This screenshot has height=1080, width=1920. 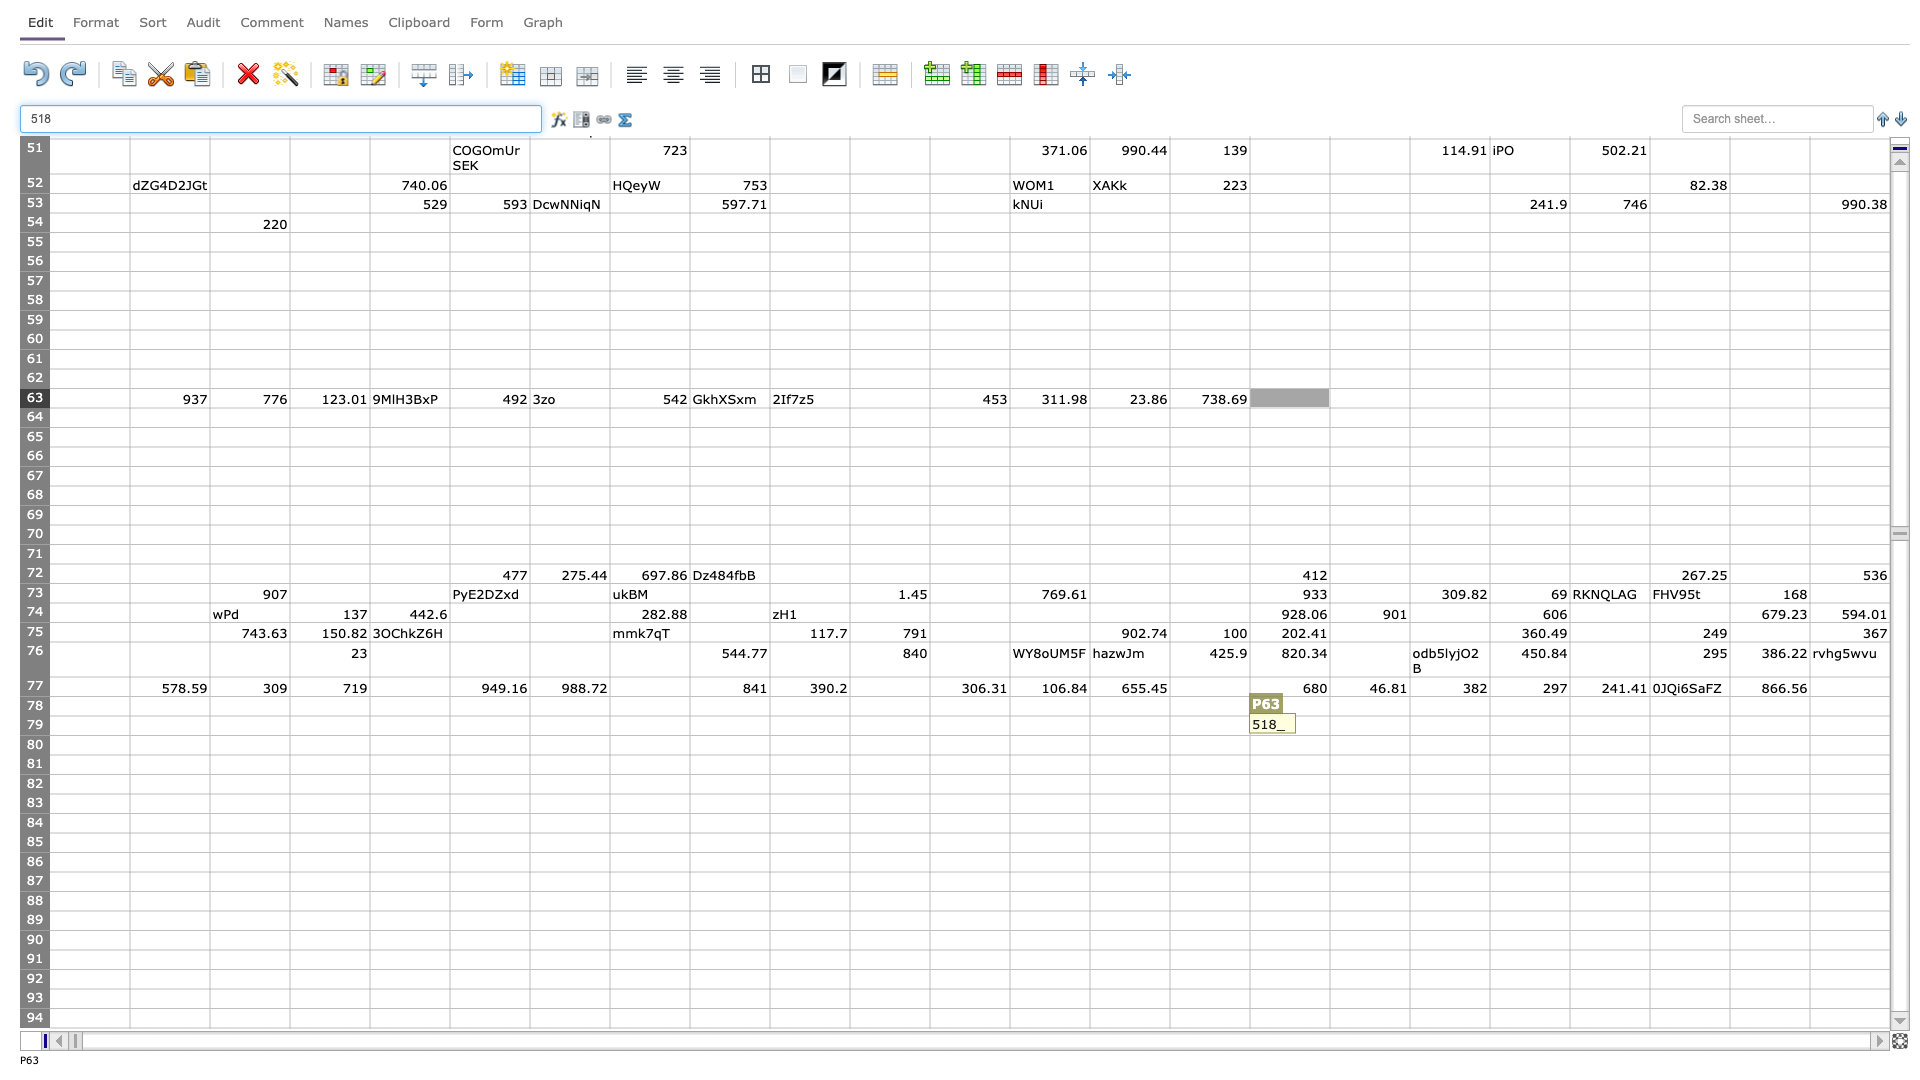 I want to click on Upper left corner of cell Q79, so click(x=1329, y=715).